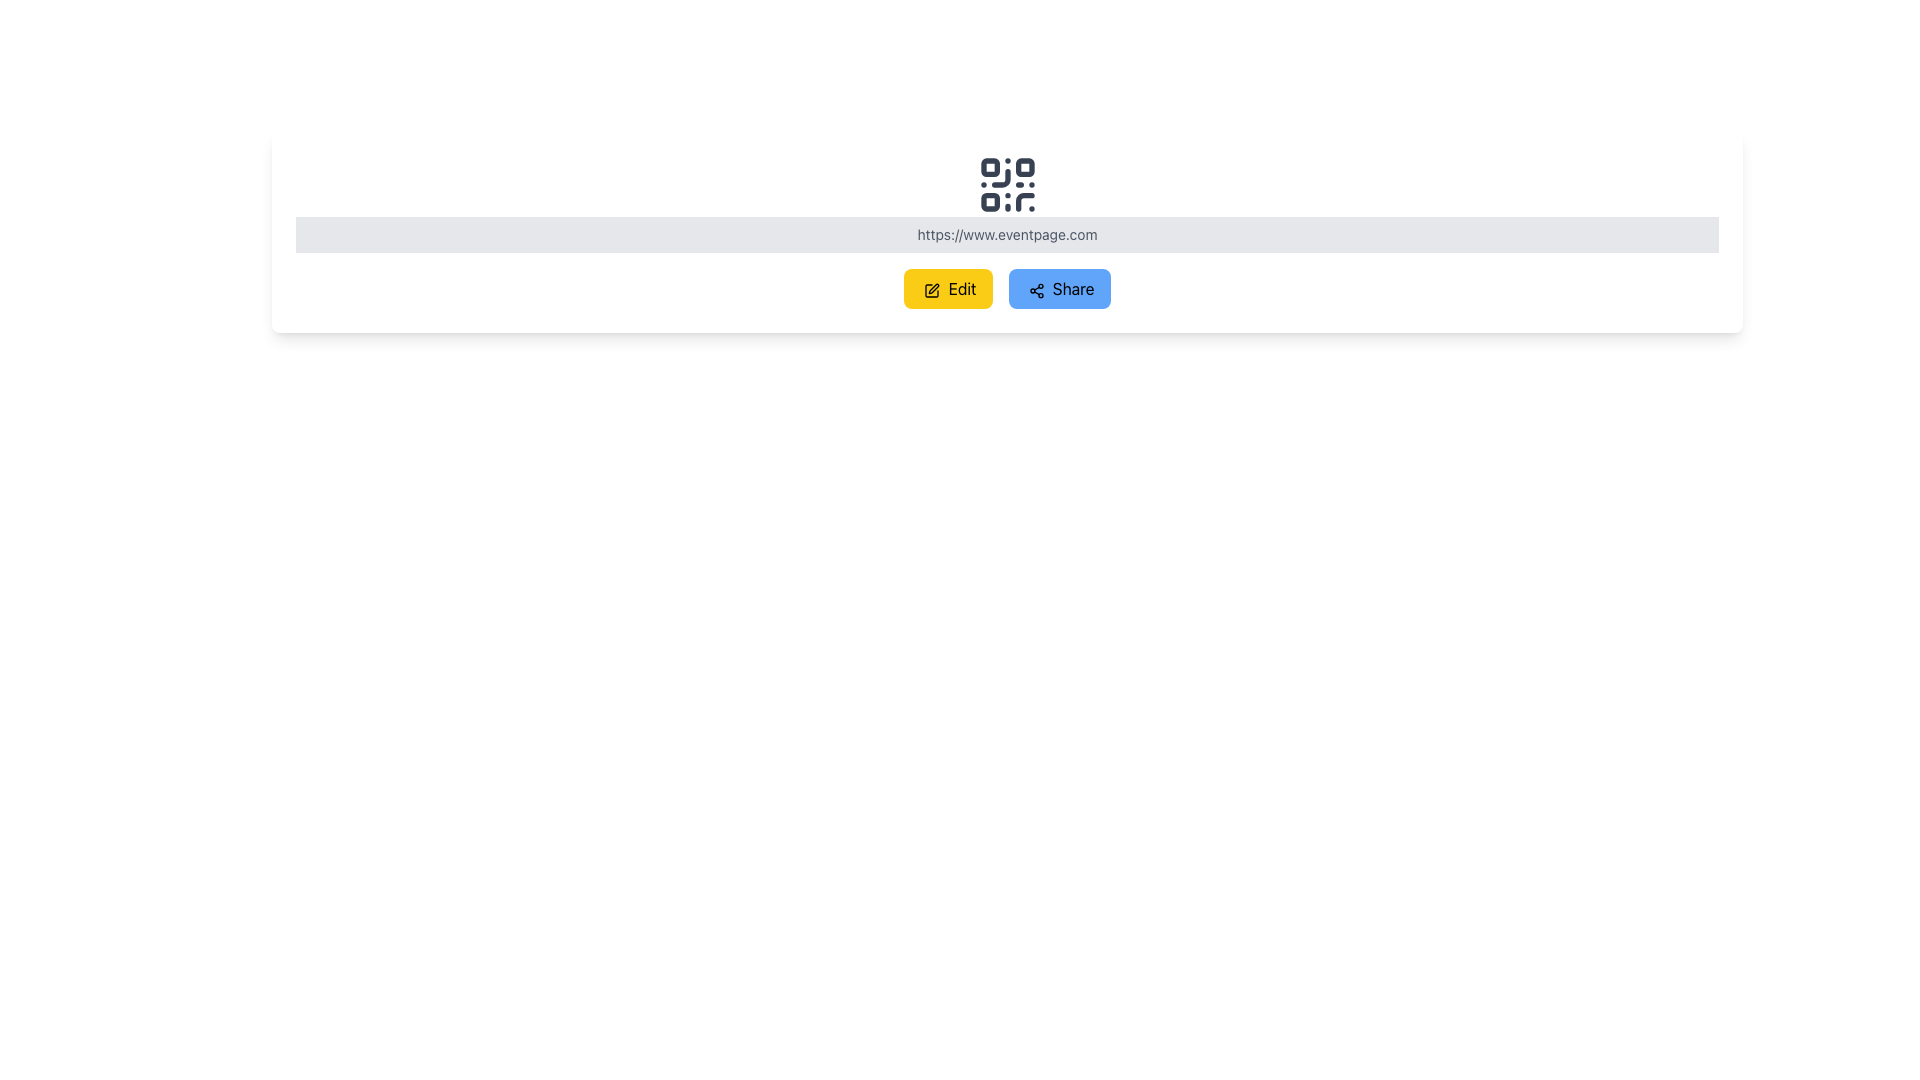 The width and height of the screenshot is (1920, 1080). Describe the element at coordinates (931, 290) in the screenshot. I see `the pen icon within the yellow Edit button, which is located to the left of the blue Share button` at that location.